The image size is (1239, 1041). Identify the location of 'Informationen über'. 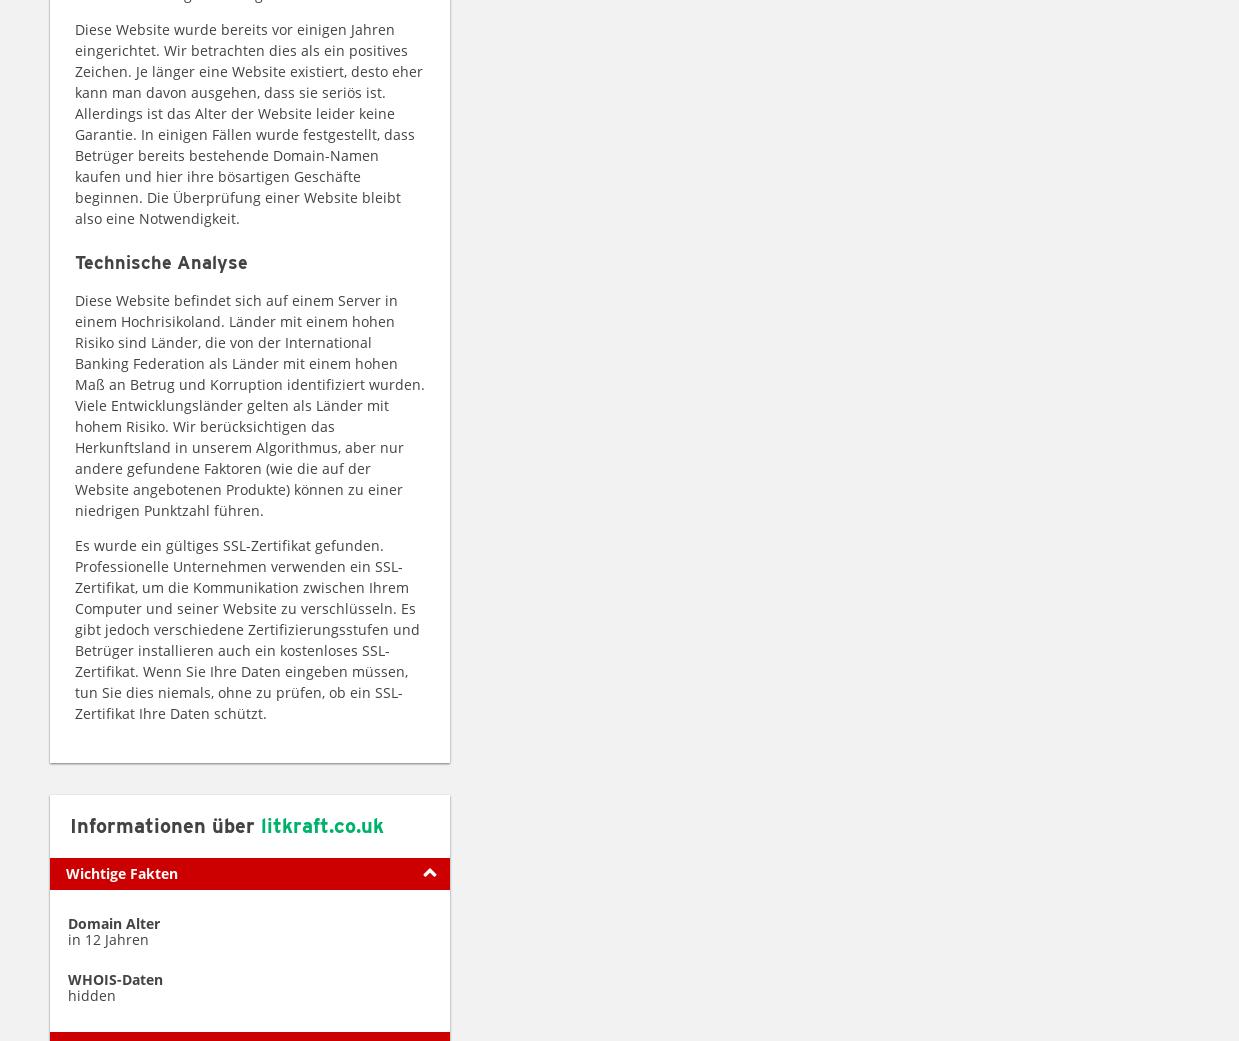
(165, 824).